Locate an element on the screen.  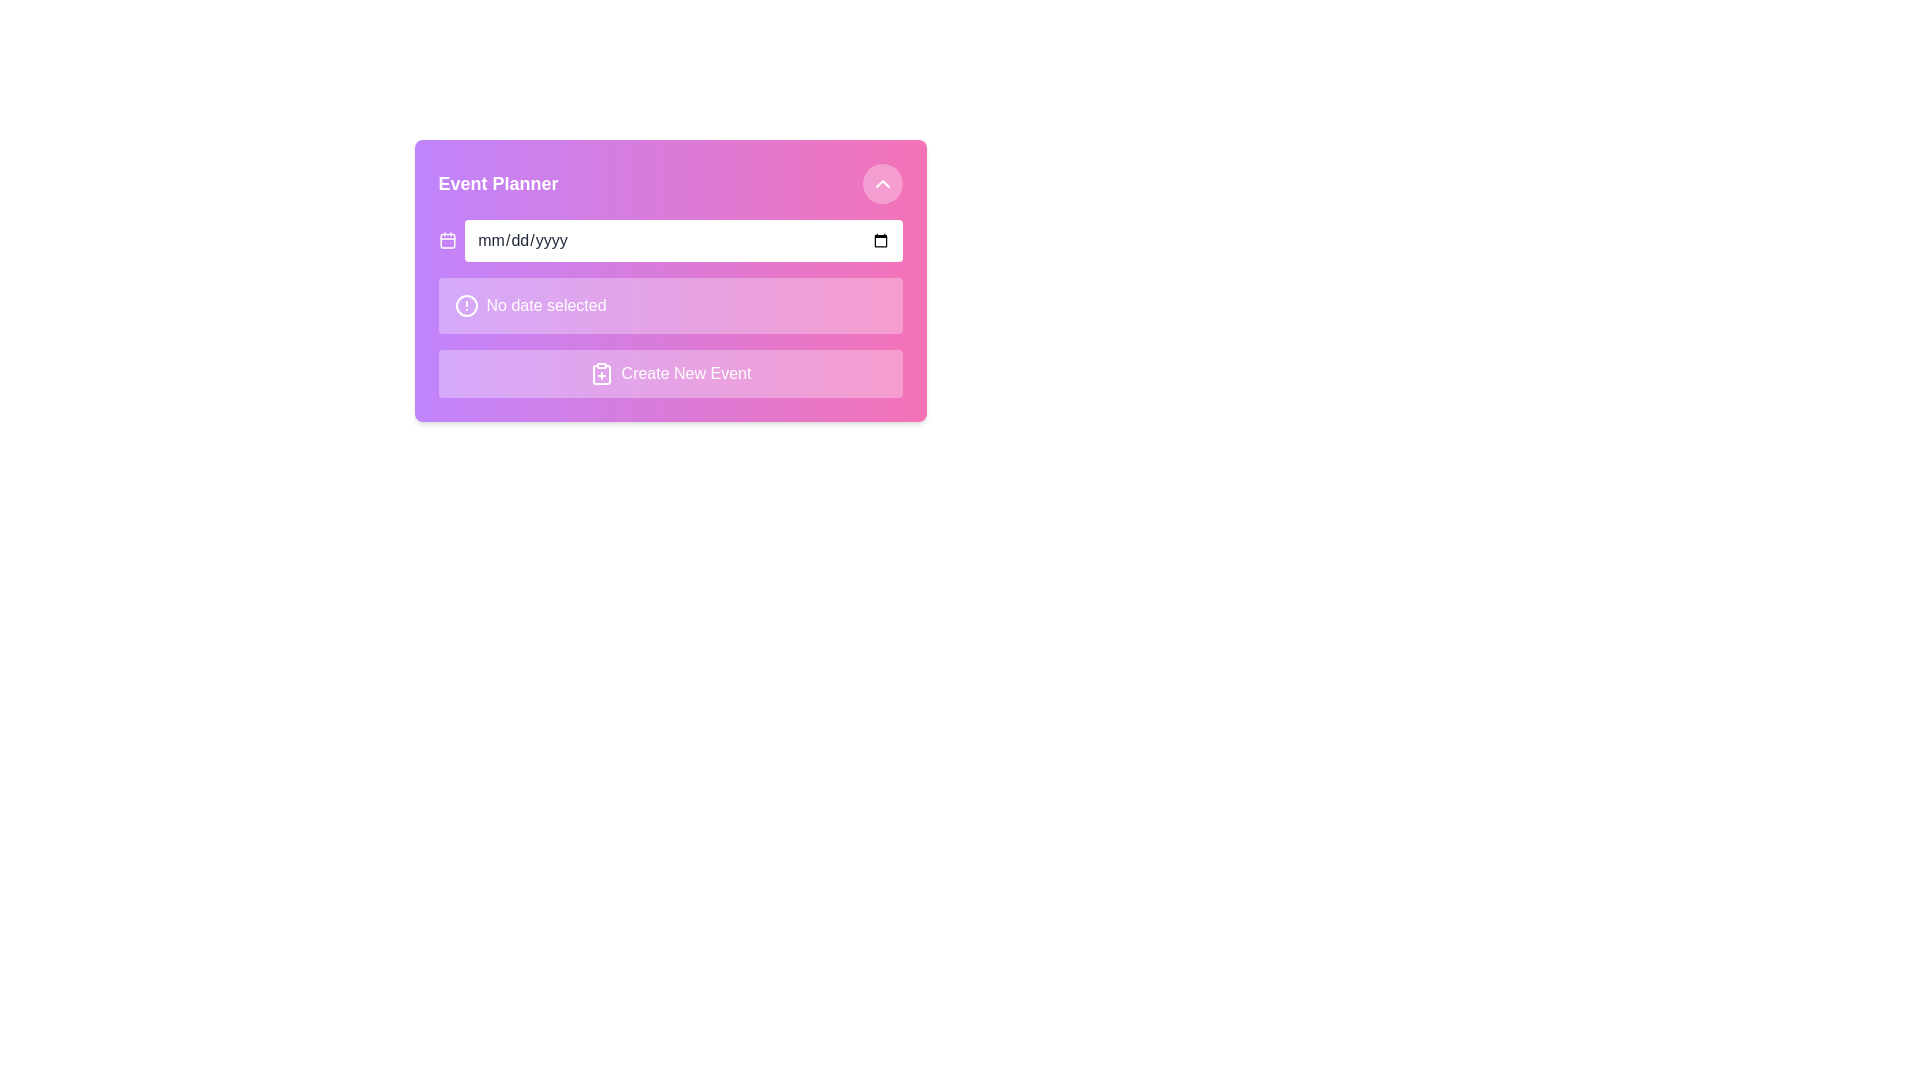
the icon that visually represents the action of creating or adding a new event, which is positioned to the left of the 'Create New Event' button is located at coordinates (600, 374).